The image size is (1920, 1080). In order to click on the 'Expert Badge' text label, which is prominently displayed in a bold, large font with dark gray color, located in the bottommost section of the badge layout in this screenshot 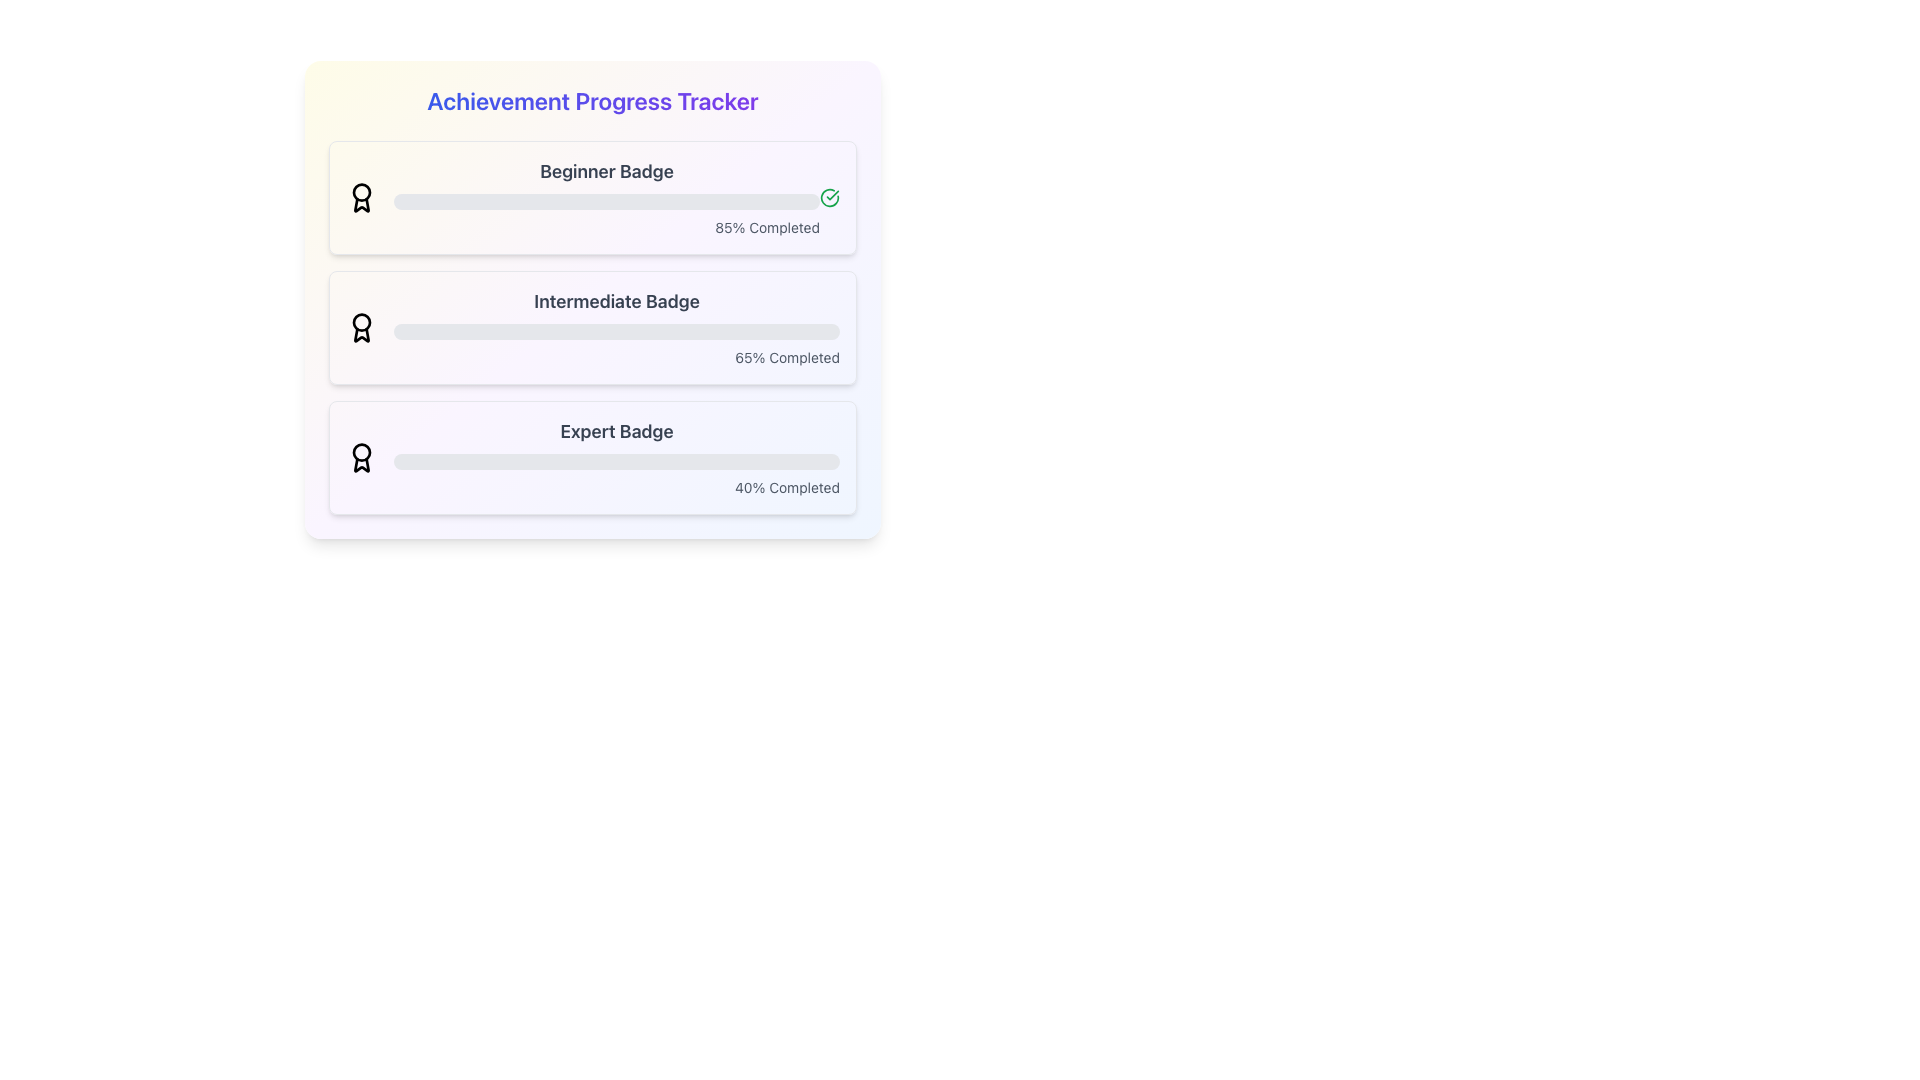, I will do `click(616, 431)`.